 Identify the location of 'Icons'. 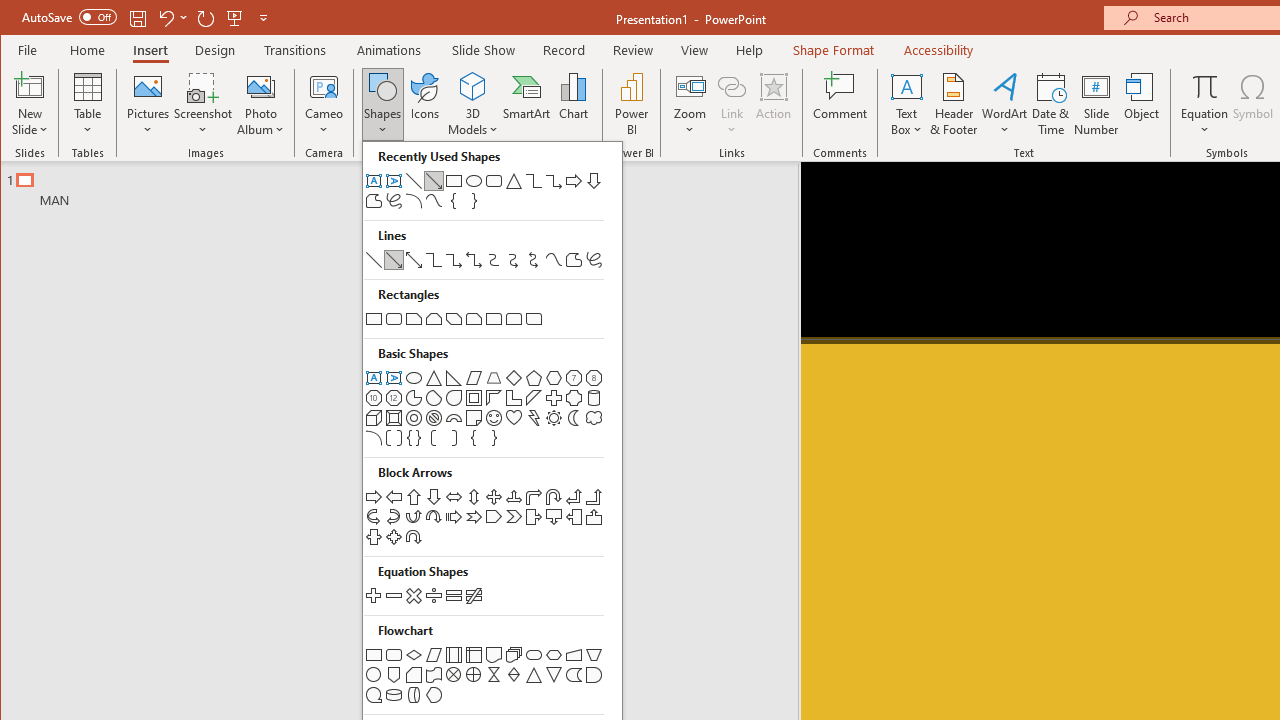
(423, 104).